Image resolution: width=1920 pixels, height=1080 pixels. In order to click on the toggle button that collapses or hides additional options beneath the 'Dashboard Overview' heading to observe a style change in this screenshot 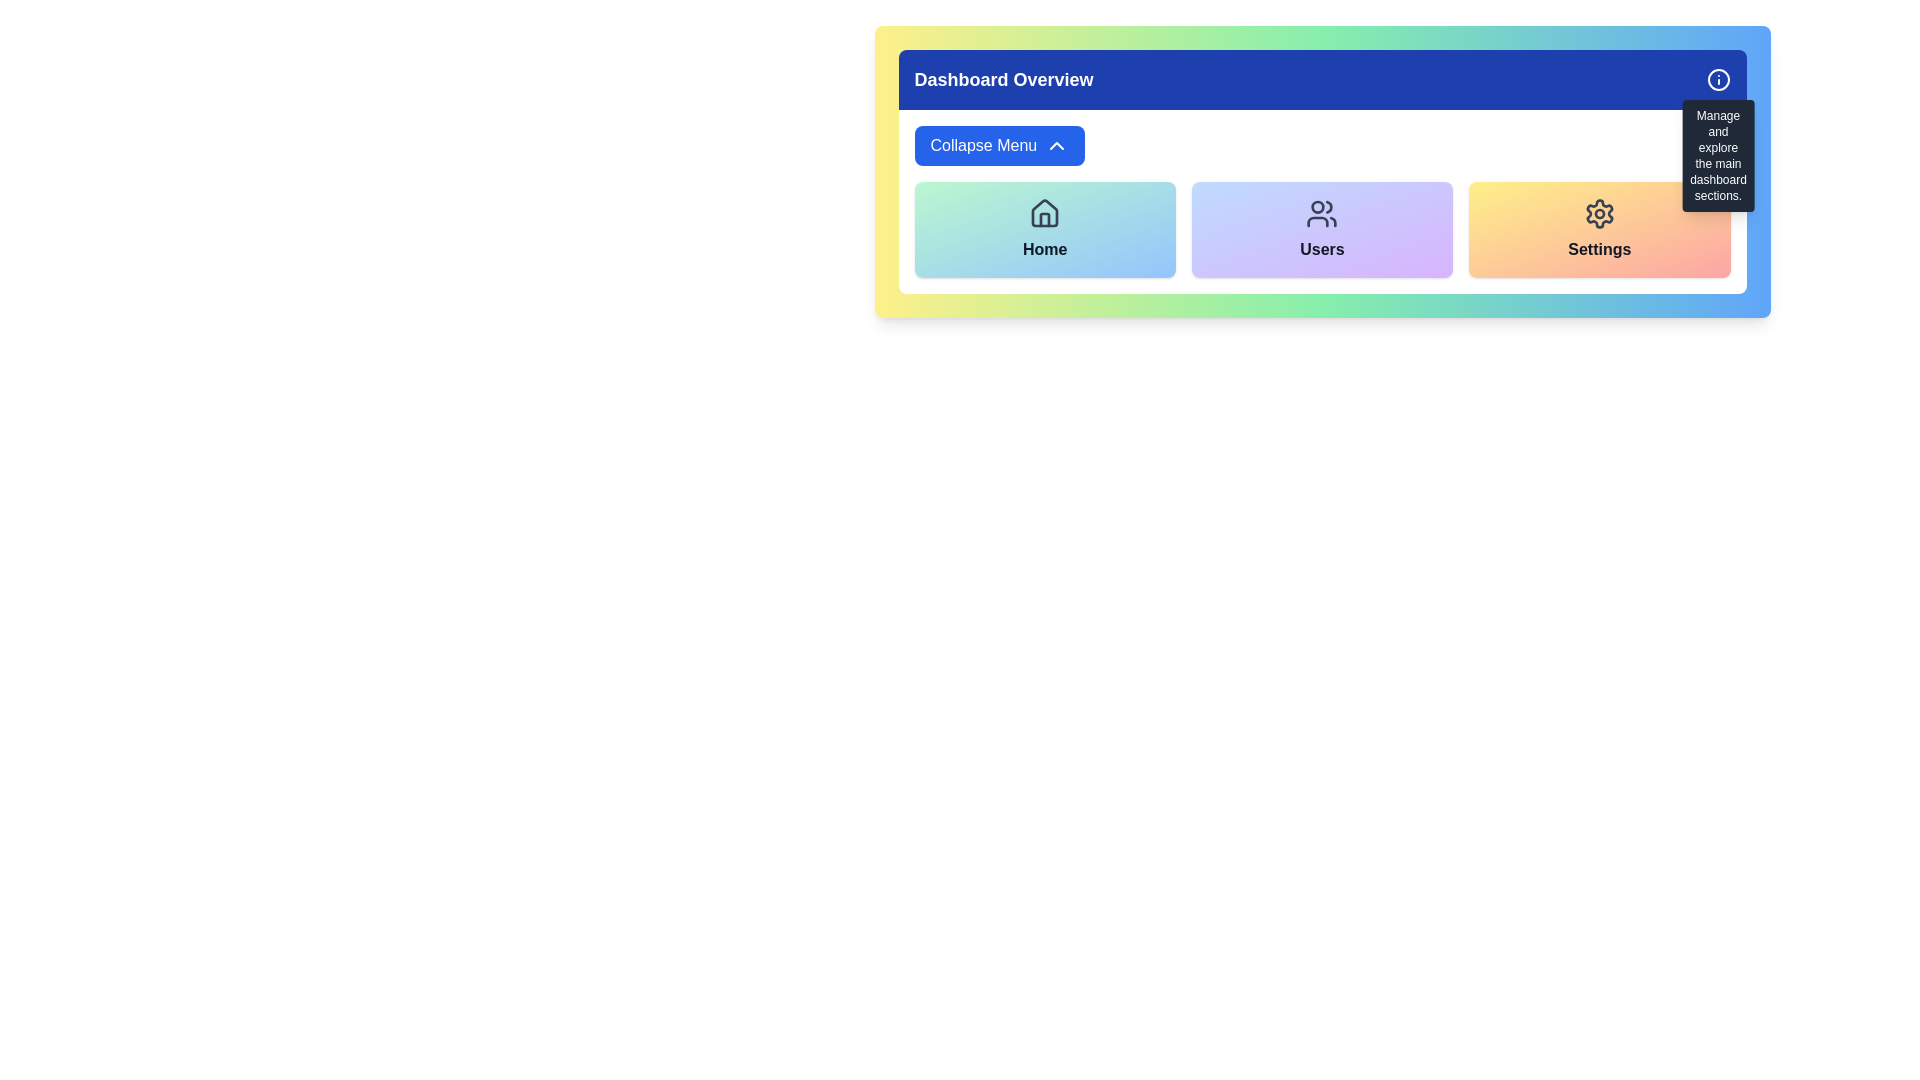, I will do `click(999, 145)`.